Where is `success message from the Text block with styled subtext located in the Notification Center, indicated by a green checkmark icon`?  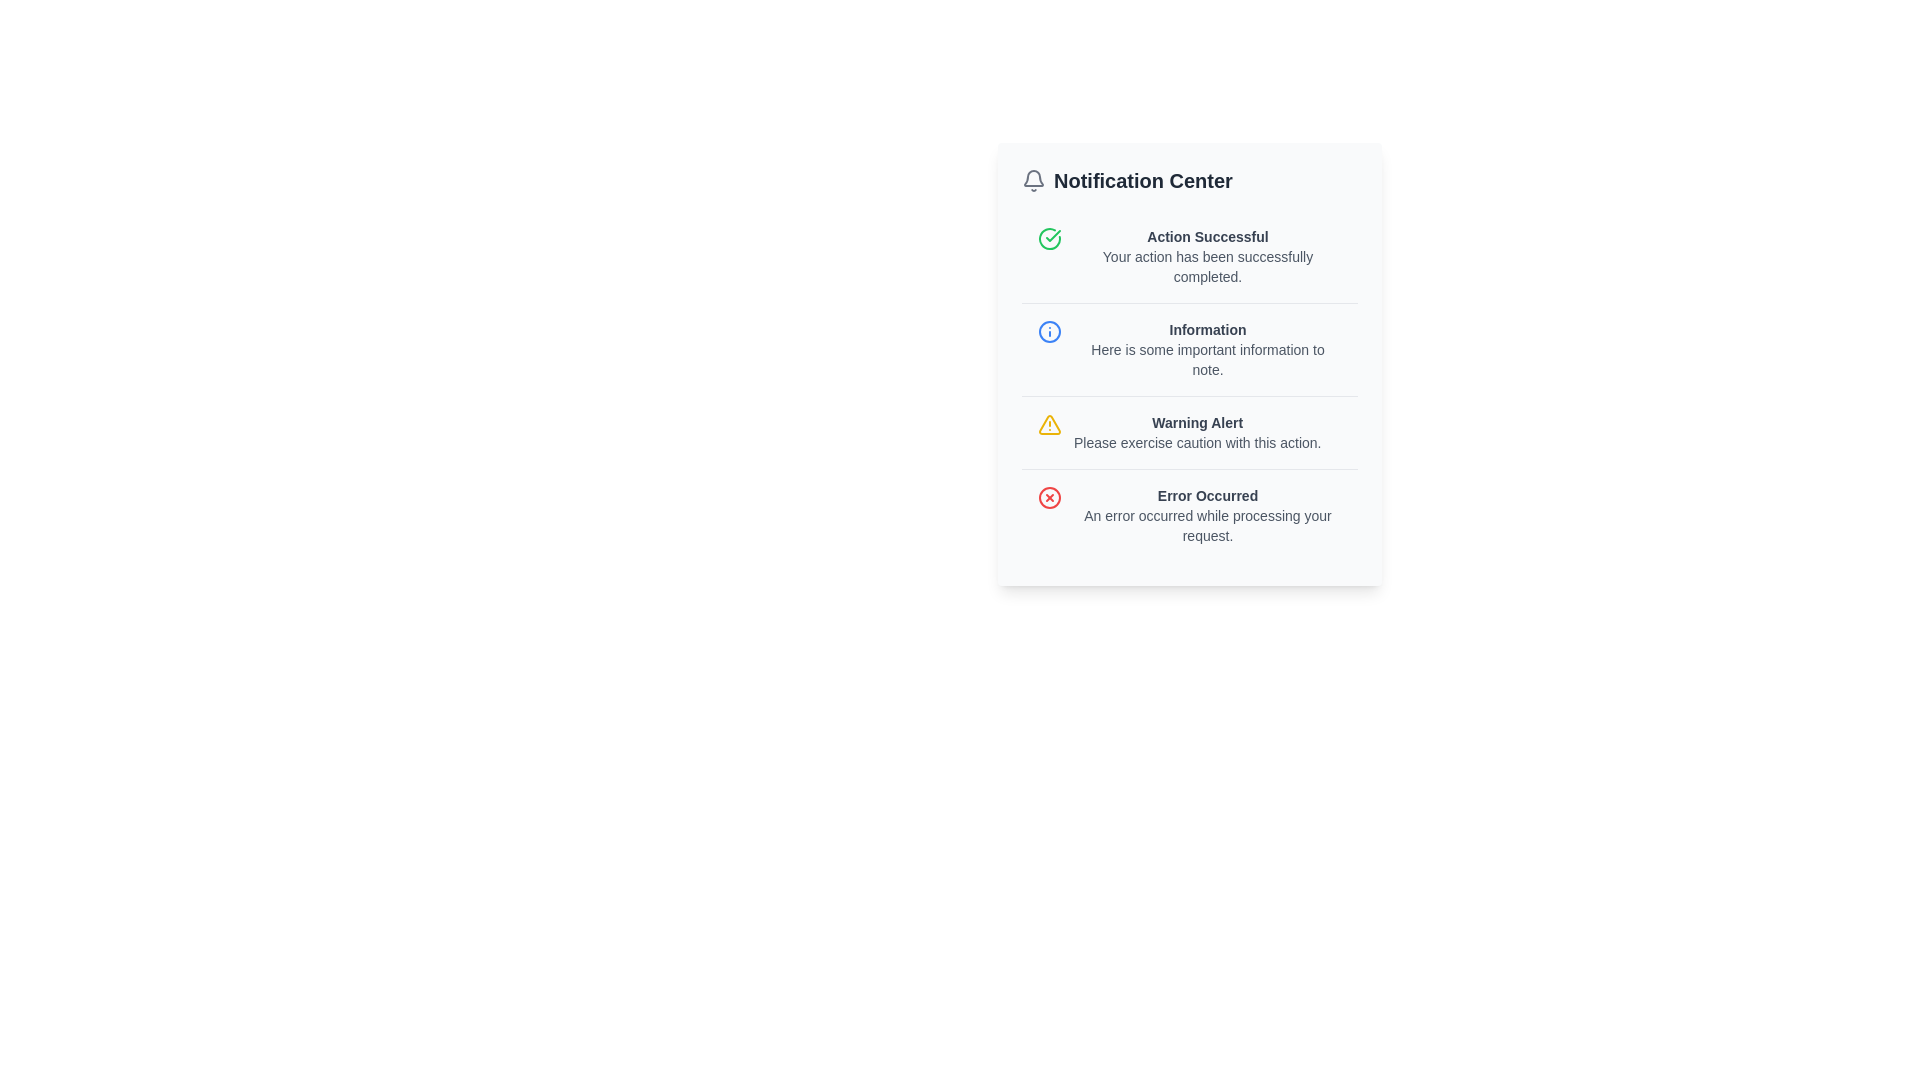 success message from the Text block with styled subtext located in the Notification Center, indicated by a green checkmark icon is located at coordinates (1207, 256).